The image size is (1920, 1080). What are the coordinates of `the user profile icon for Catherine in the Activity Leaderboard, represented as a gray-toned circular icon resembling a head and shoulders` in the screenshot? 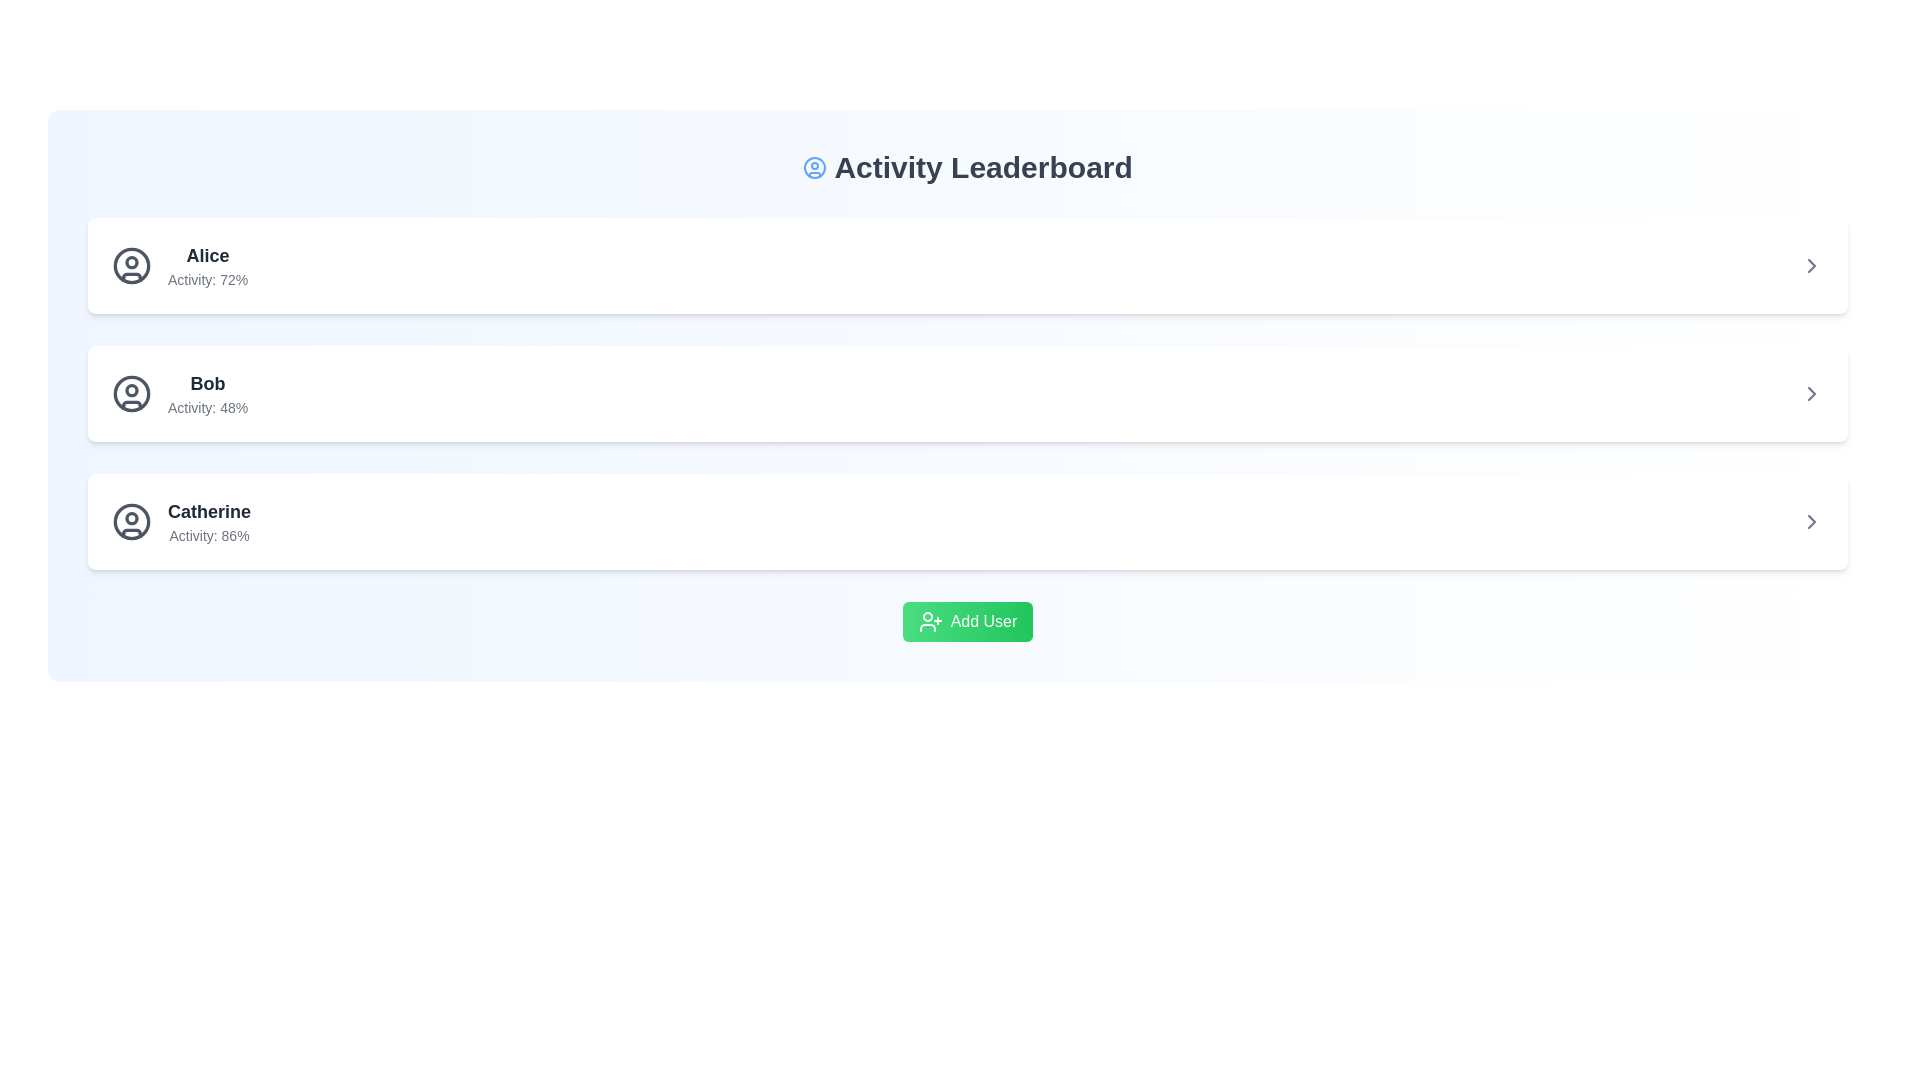 It's located at (131, 520).